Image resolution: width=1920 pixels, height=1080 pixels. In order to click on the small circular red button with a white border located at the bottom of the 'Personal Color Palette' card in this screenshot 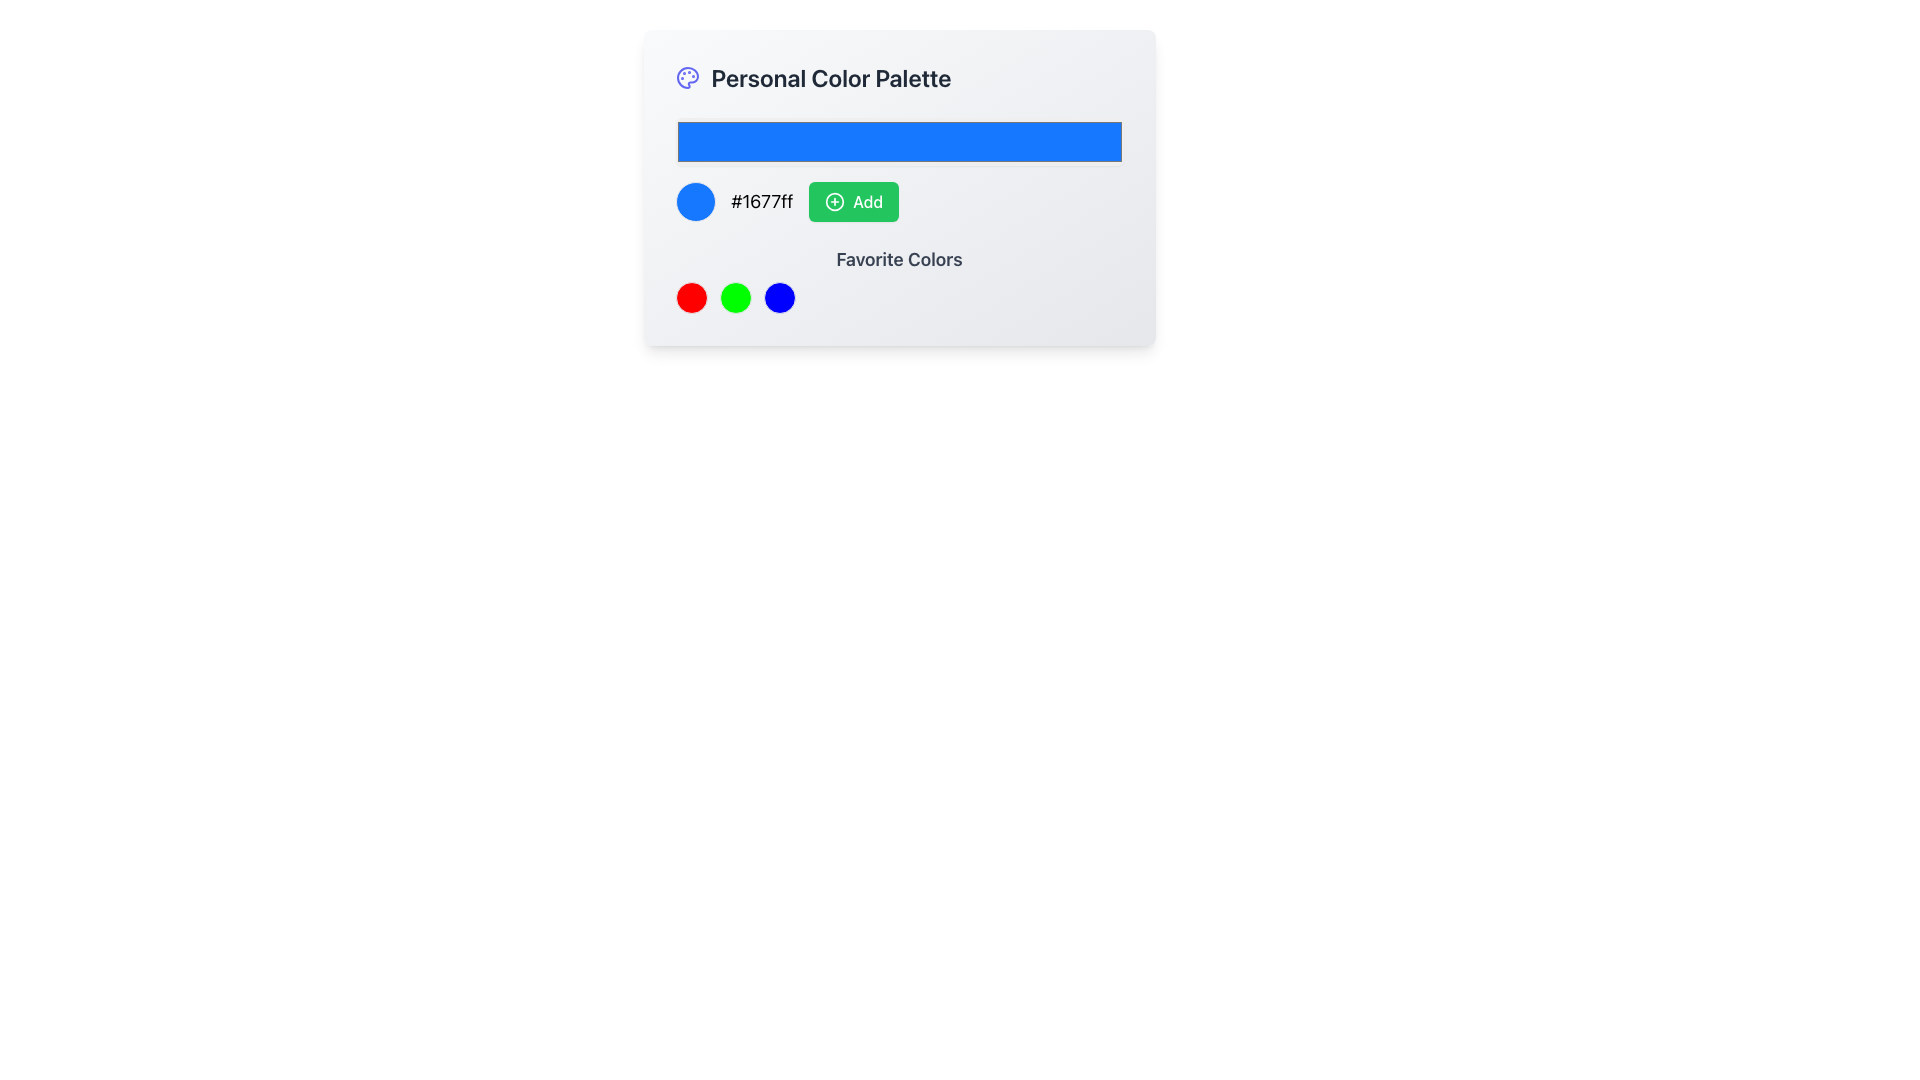, I will do `click(691, 297)`.